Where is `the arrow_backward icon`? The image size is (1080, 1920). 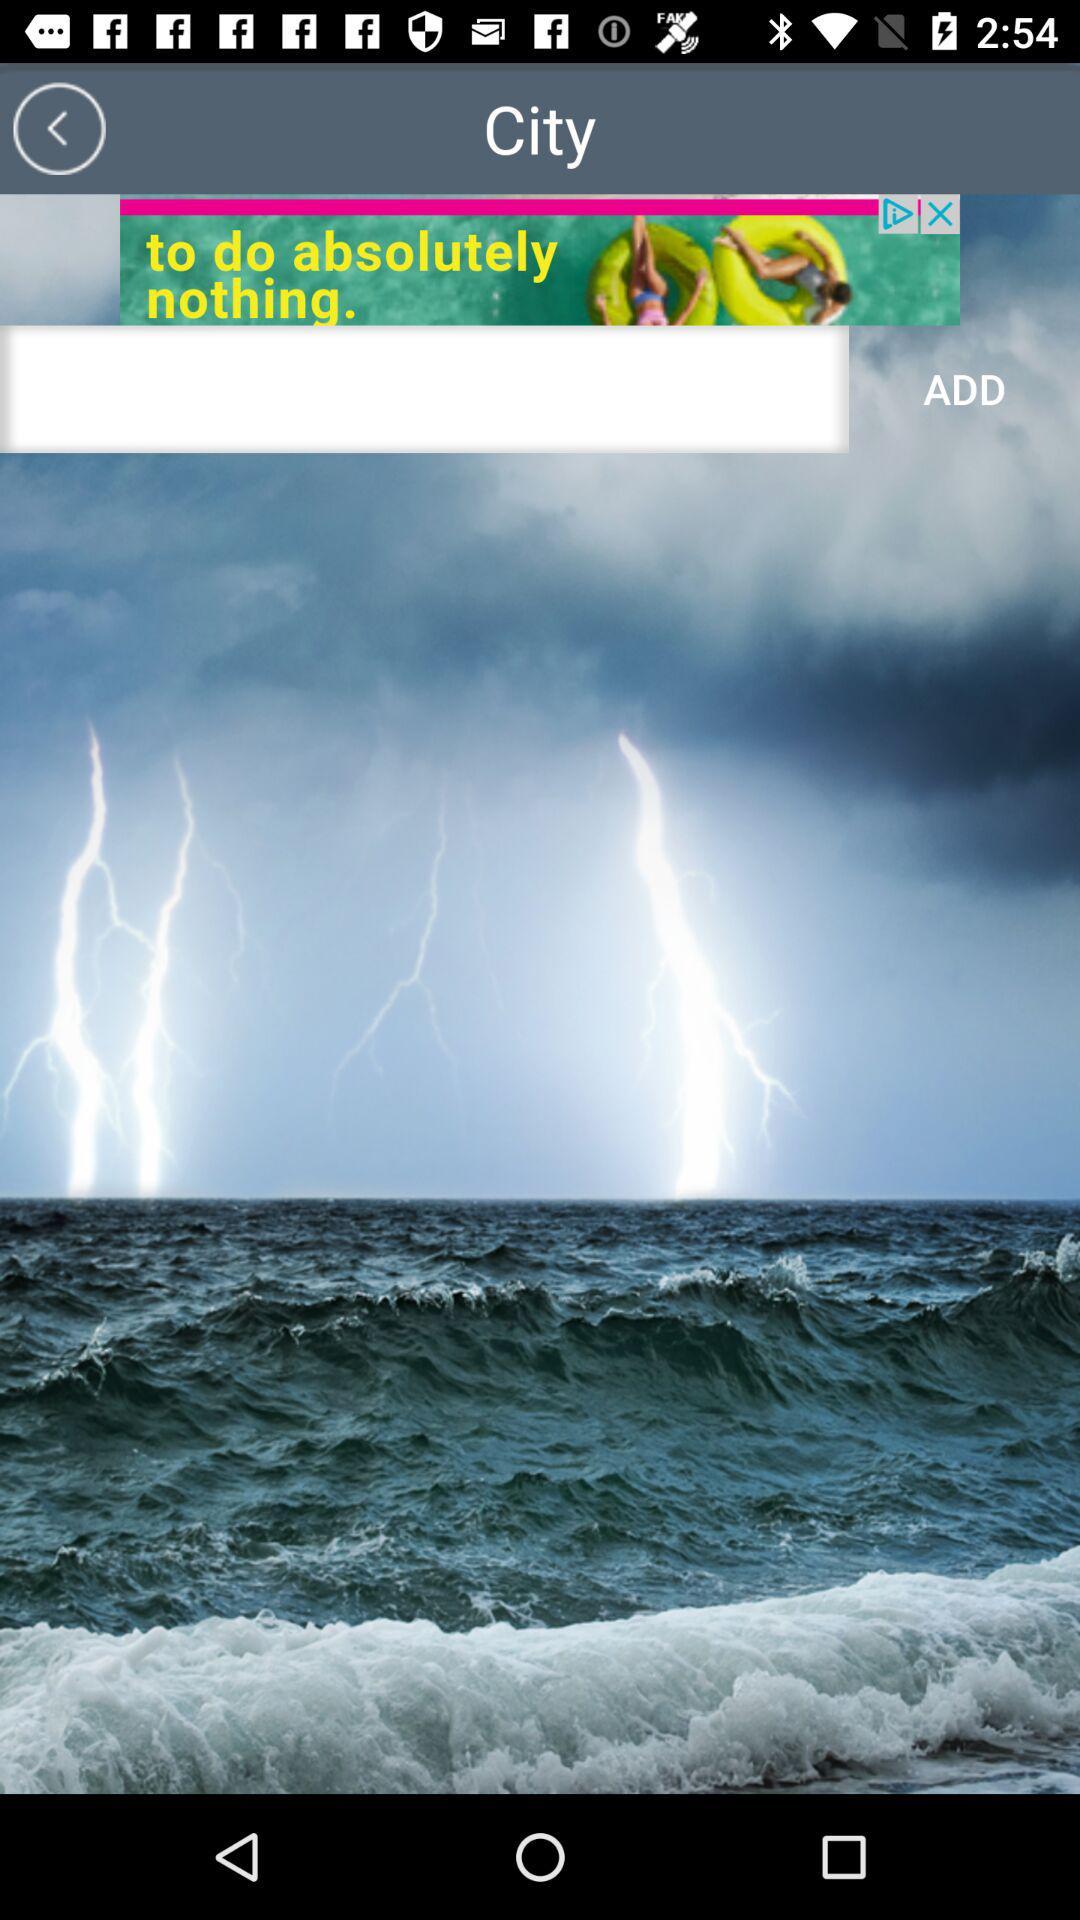
the arrow_backward icon is located at coordinates (58, 127).